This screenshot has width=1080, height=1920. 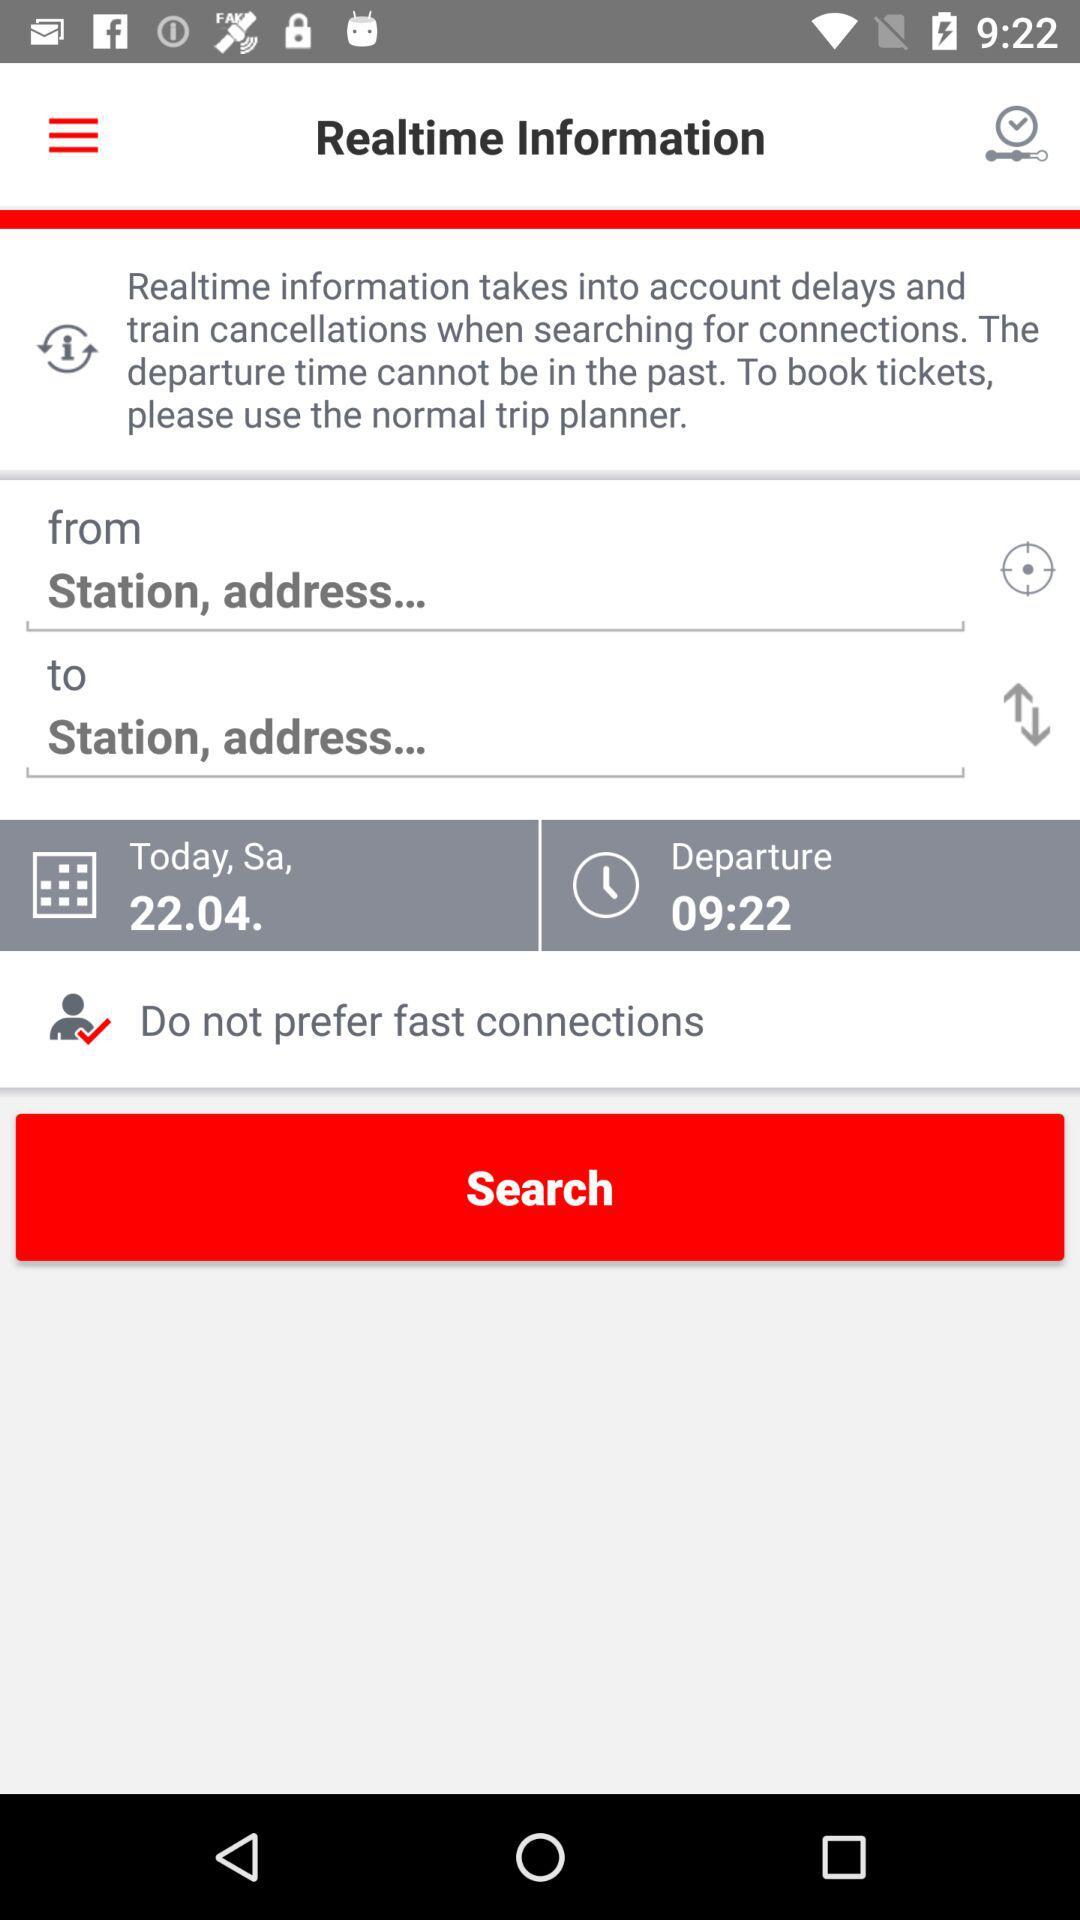 I want to click on the realtime information icon, so click(x=67, y=349).